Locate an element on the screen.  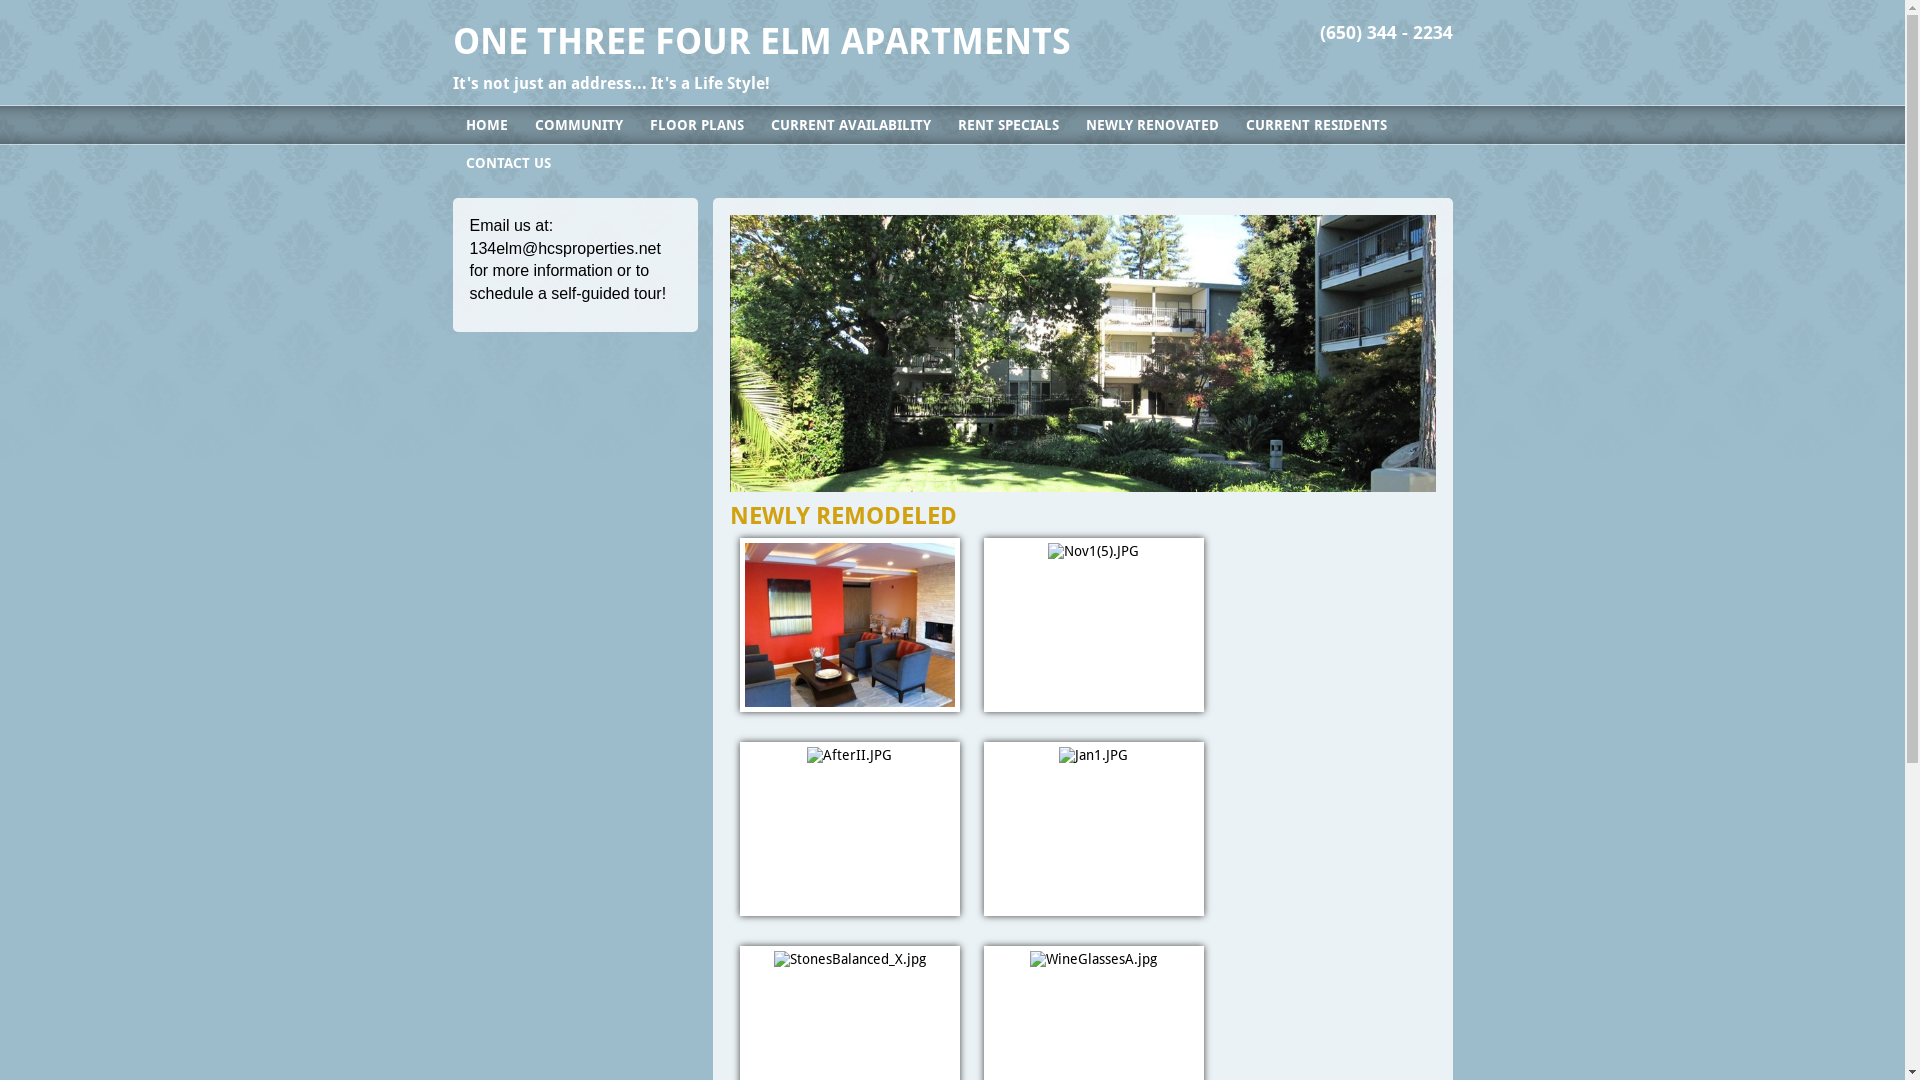
'CONTACT US' is located at coordinates (507, 161).